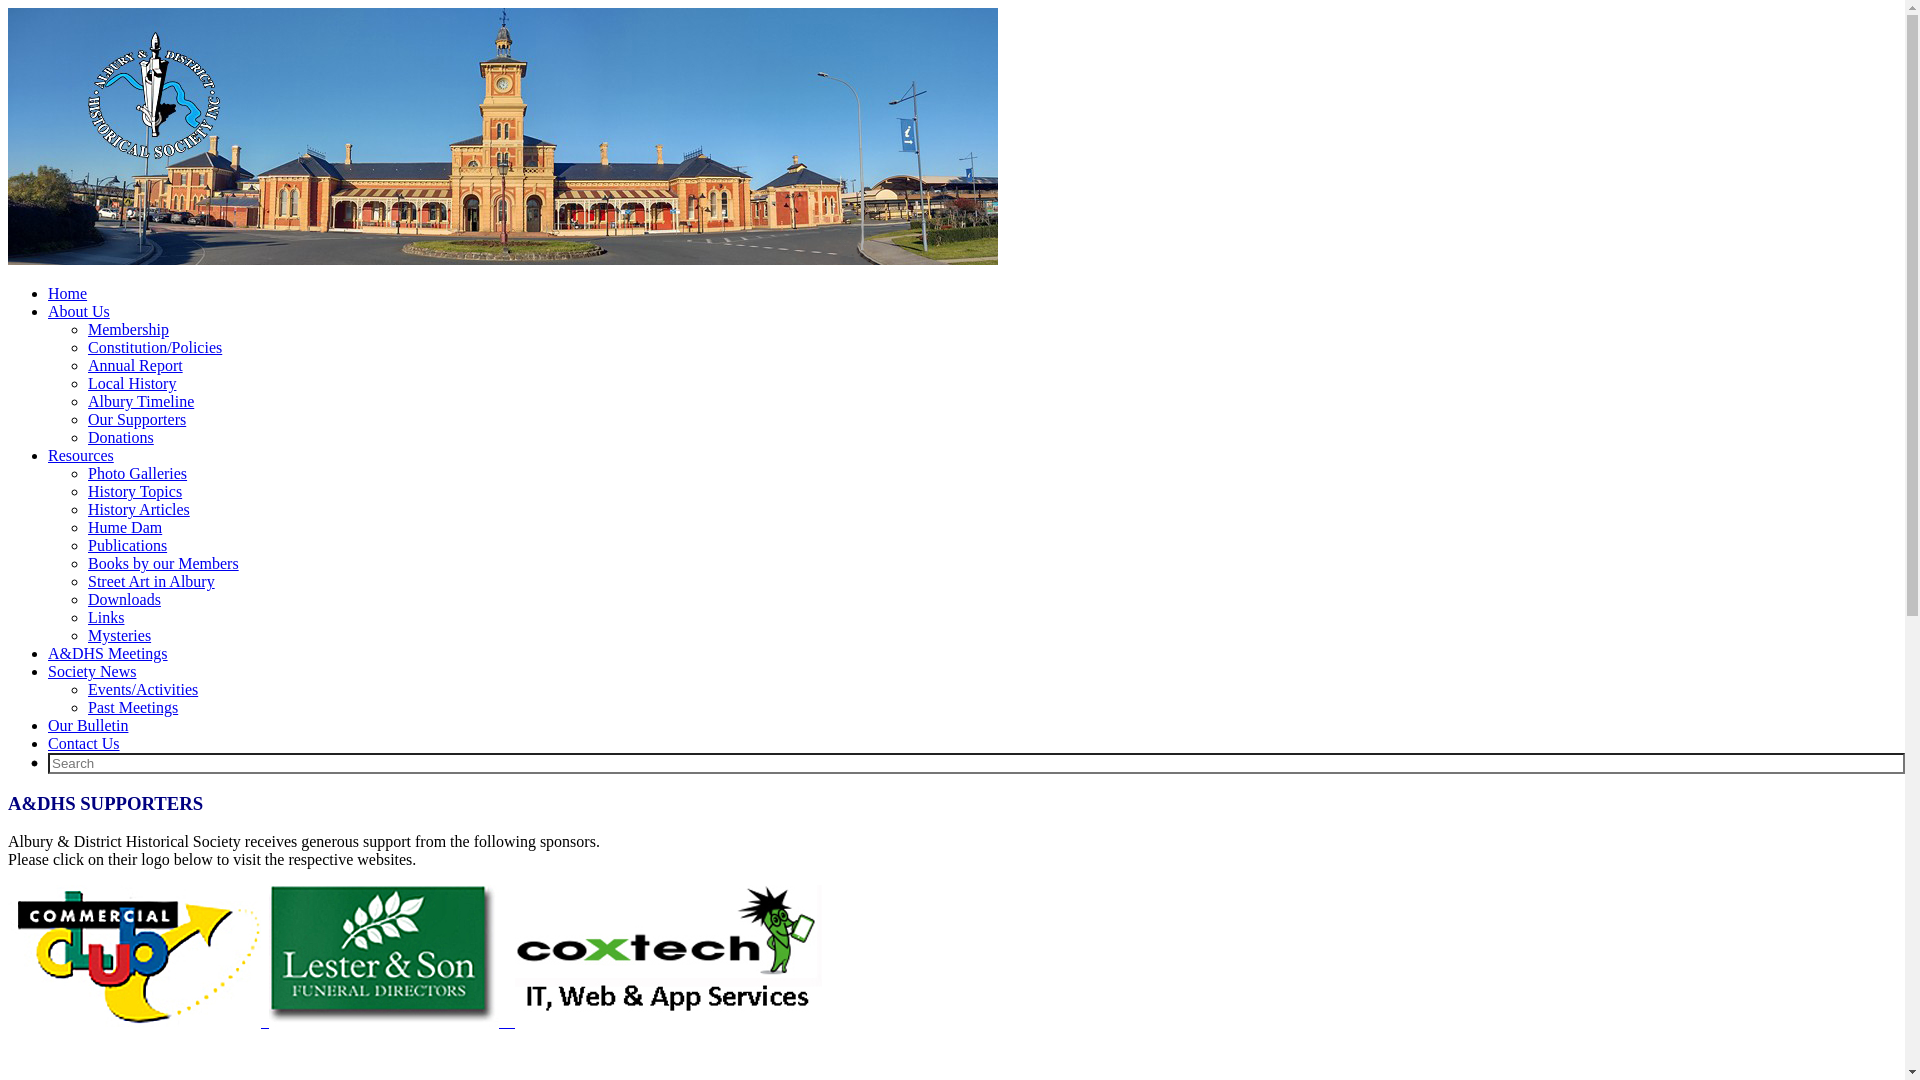 This screenshot has height=1080, width=1920. What do you see at coordinates (86, 688) in the screenshot?
I see `'Events/Activities'` at bounding box center [86, 688].